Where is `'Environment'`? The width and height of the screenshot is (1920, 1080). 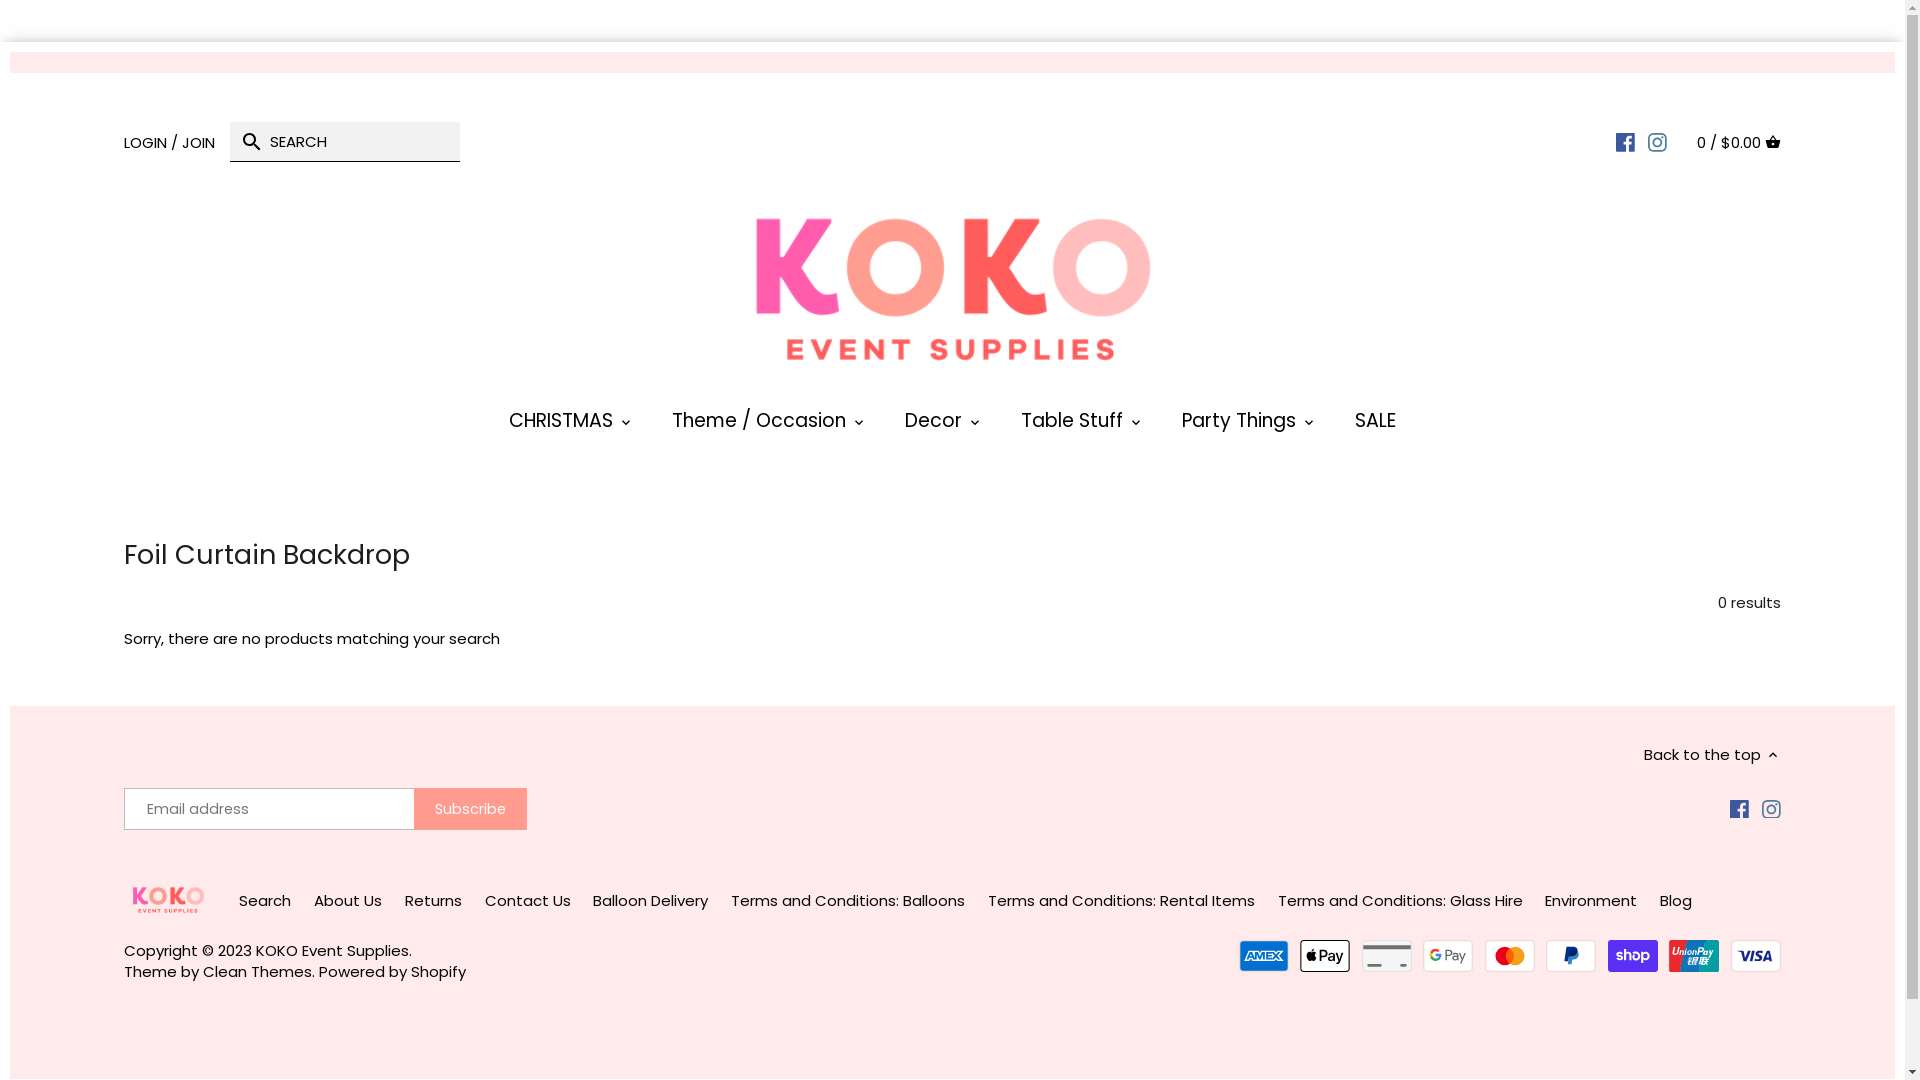 'Environment' is located at coordinates (1544, 900).